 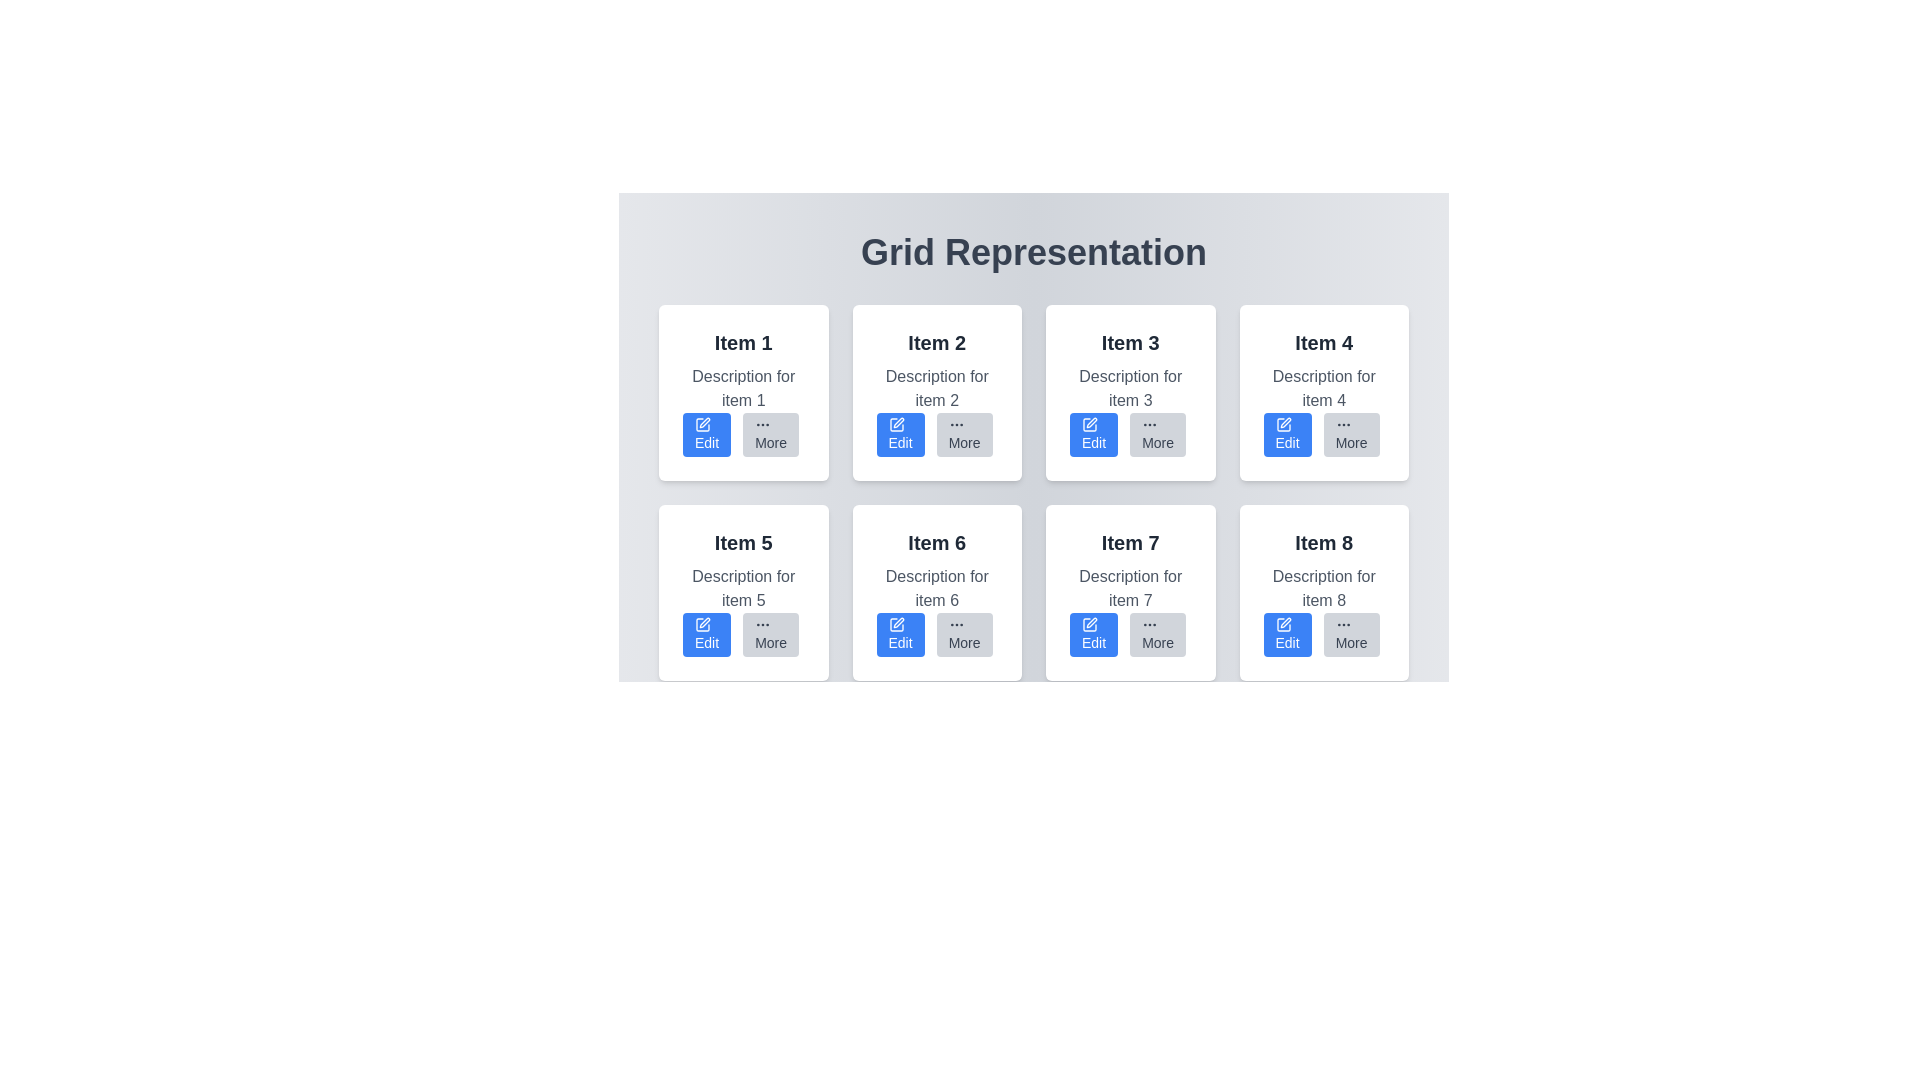 What do you see at coordinates (1130, 389) in the screenshot?
I see `the text label reading 'Description for item 3' which is styled with a gray color and located under the title 'Item 3' in the card that displays information about 'Item 3'` at bounding box center [1130, 389].